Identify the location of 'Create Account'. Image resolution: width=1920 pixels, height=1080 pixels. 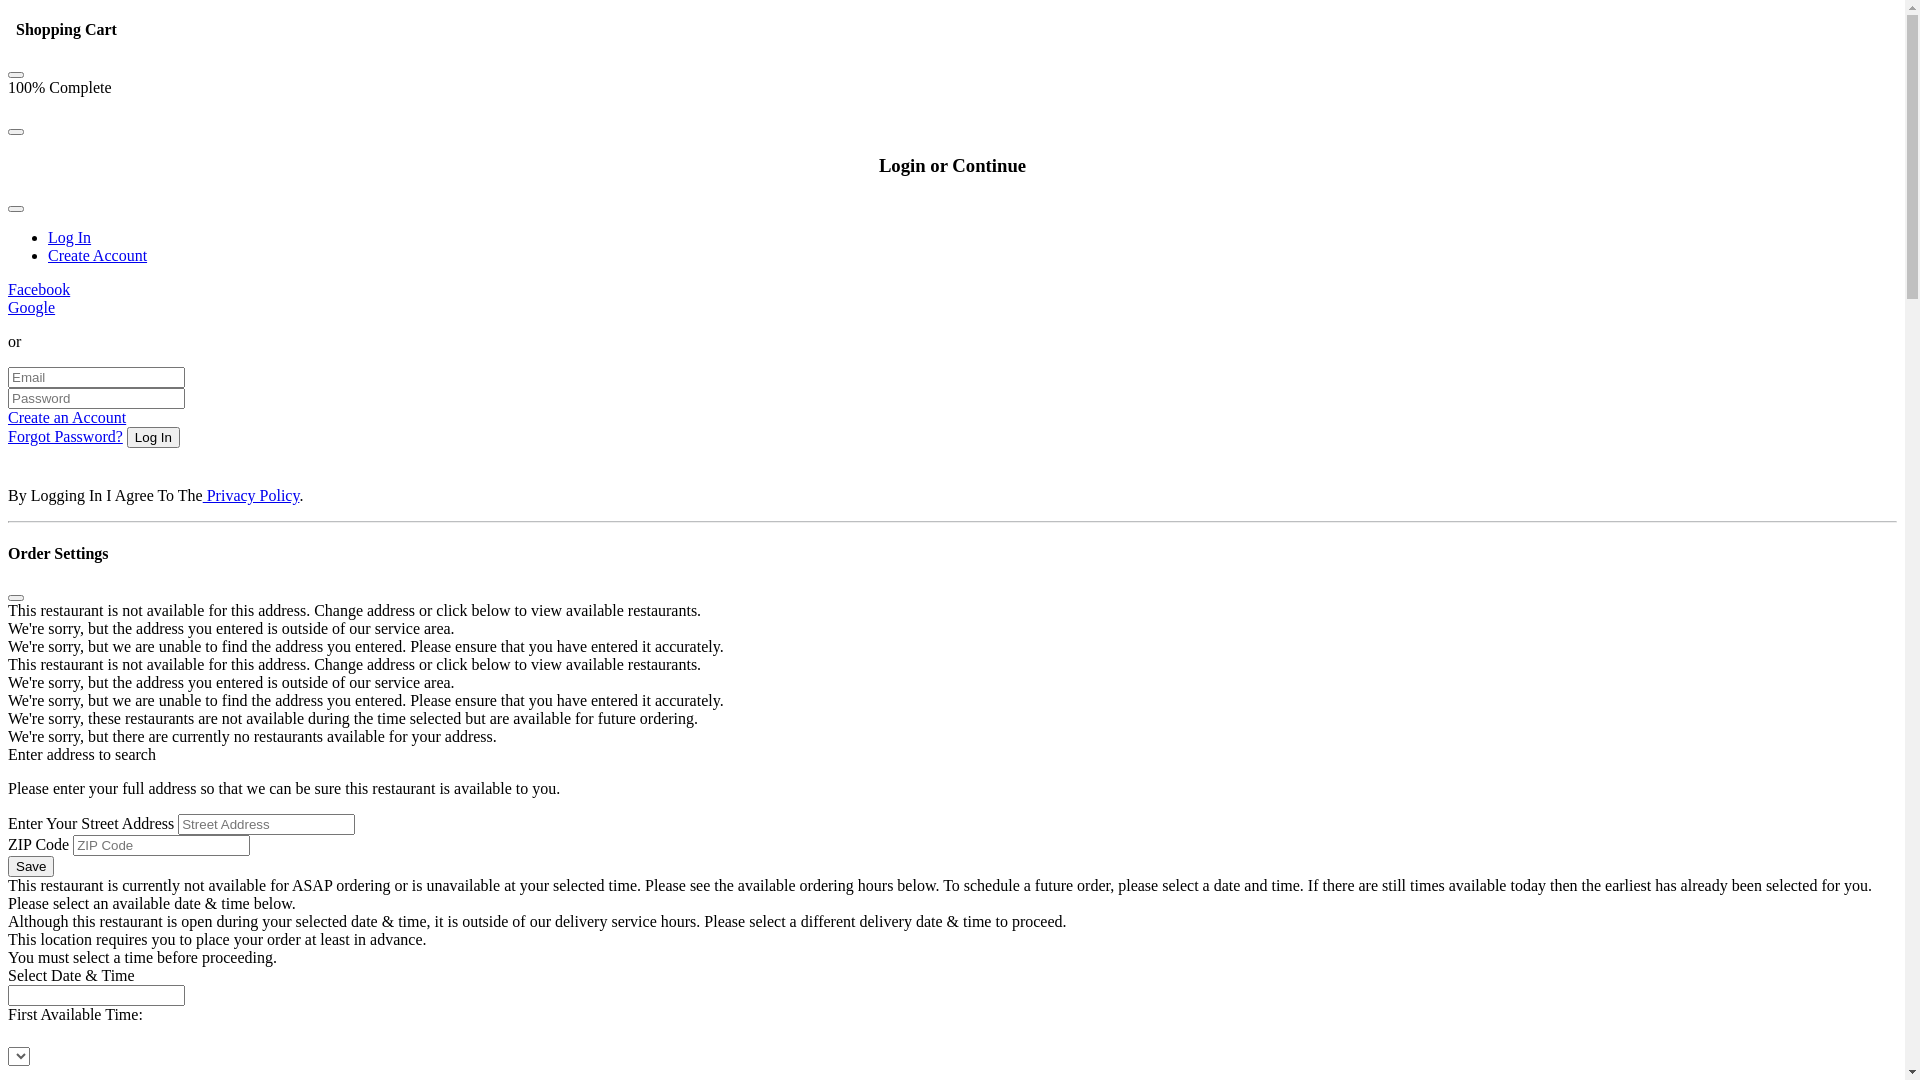
(96, 254).